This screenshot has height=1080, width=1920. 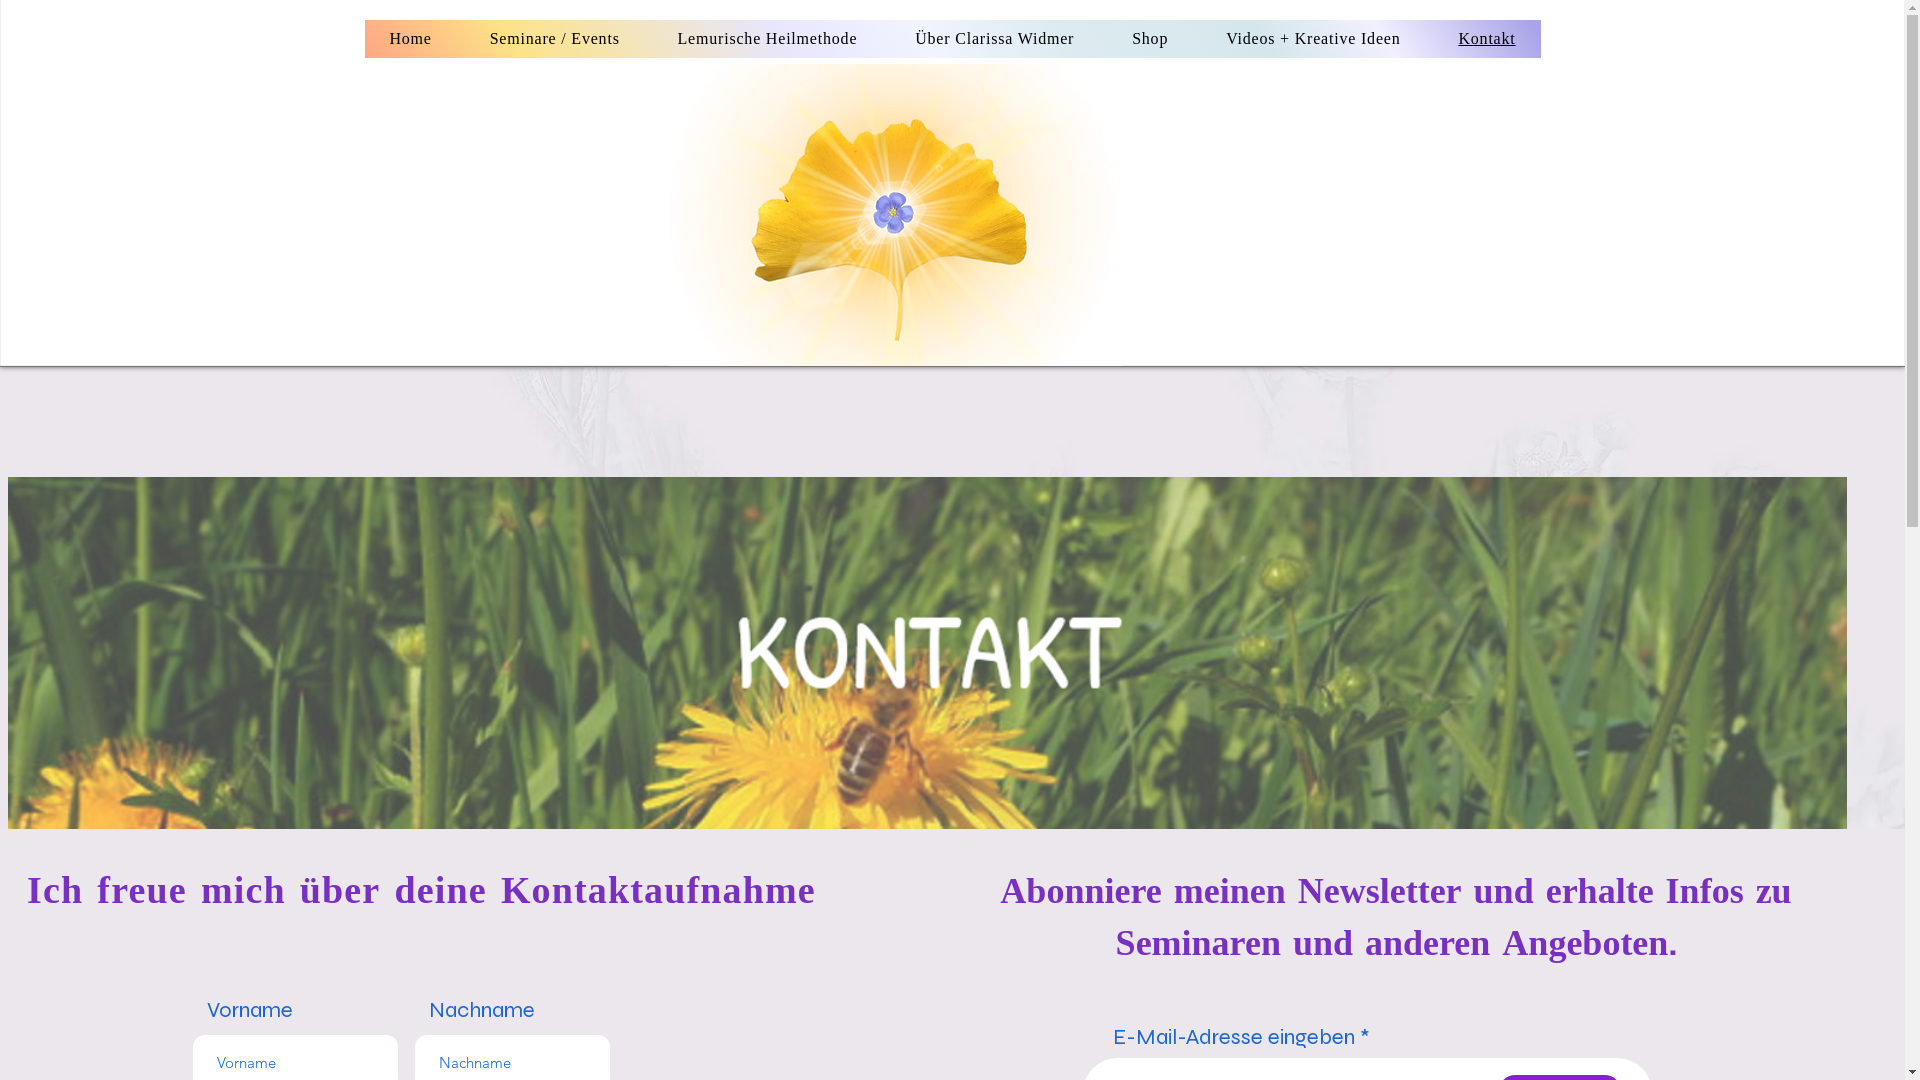 I want to click on 'Lemurische Heilmethode', so click(x=767, y=38).